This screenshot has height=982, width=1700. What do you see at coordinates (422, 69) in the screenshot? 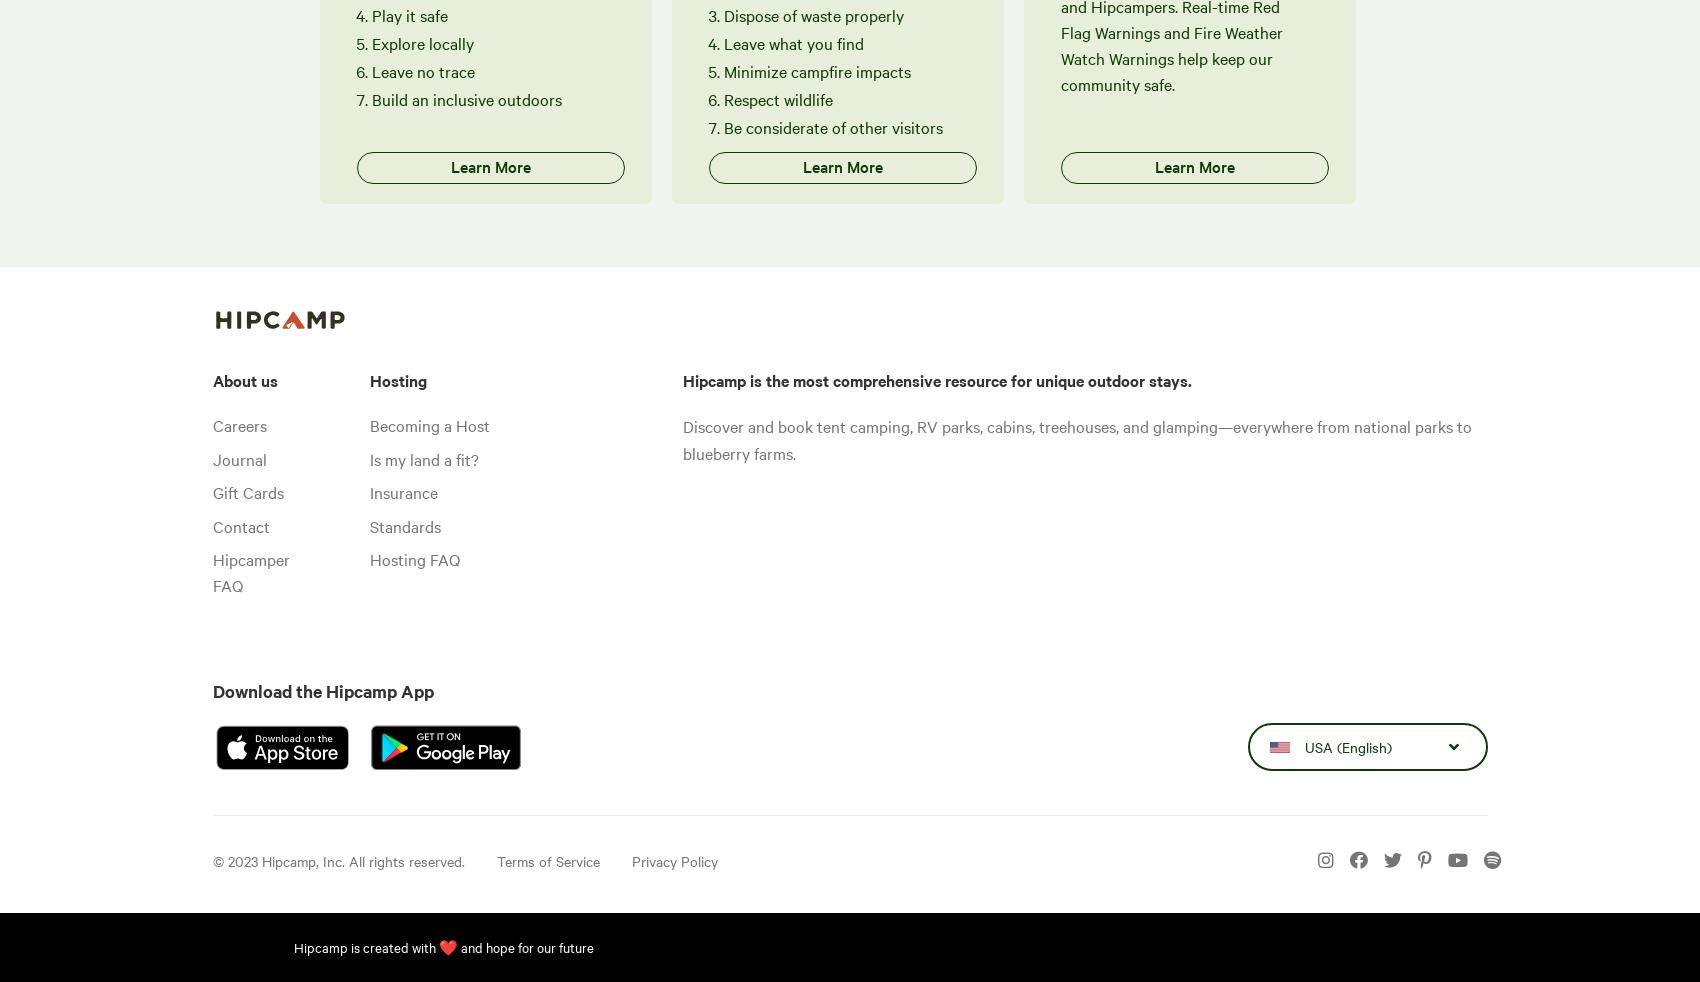
I see `'Leave no trace'` at bounding box center [422, 69].